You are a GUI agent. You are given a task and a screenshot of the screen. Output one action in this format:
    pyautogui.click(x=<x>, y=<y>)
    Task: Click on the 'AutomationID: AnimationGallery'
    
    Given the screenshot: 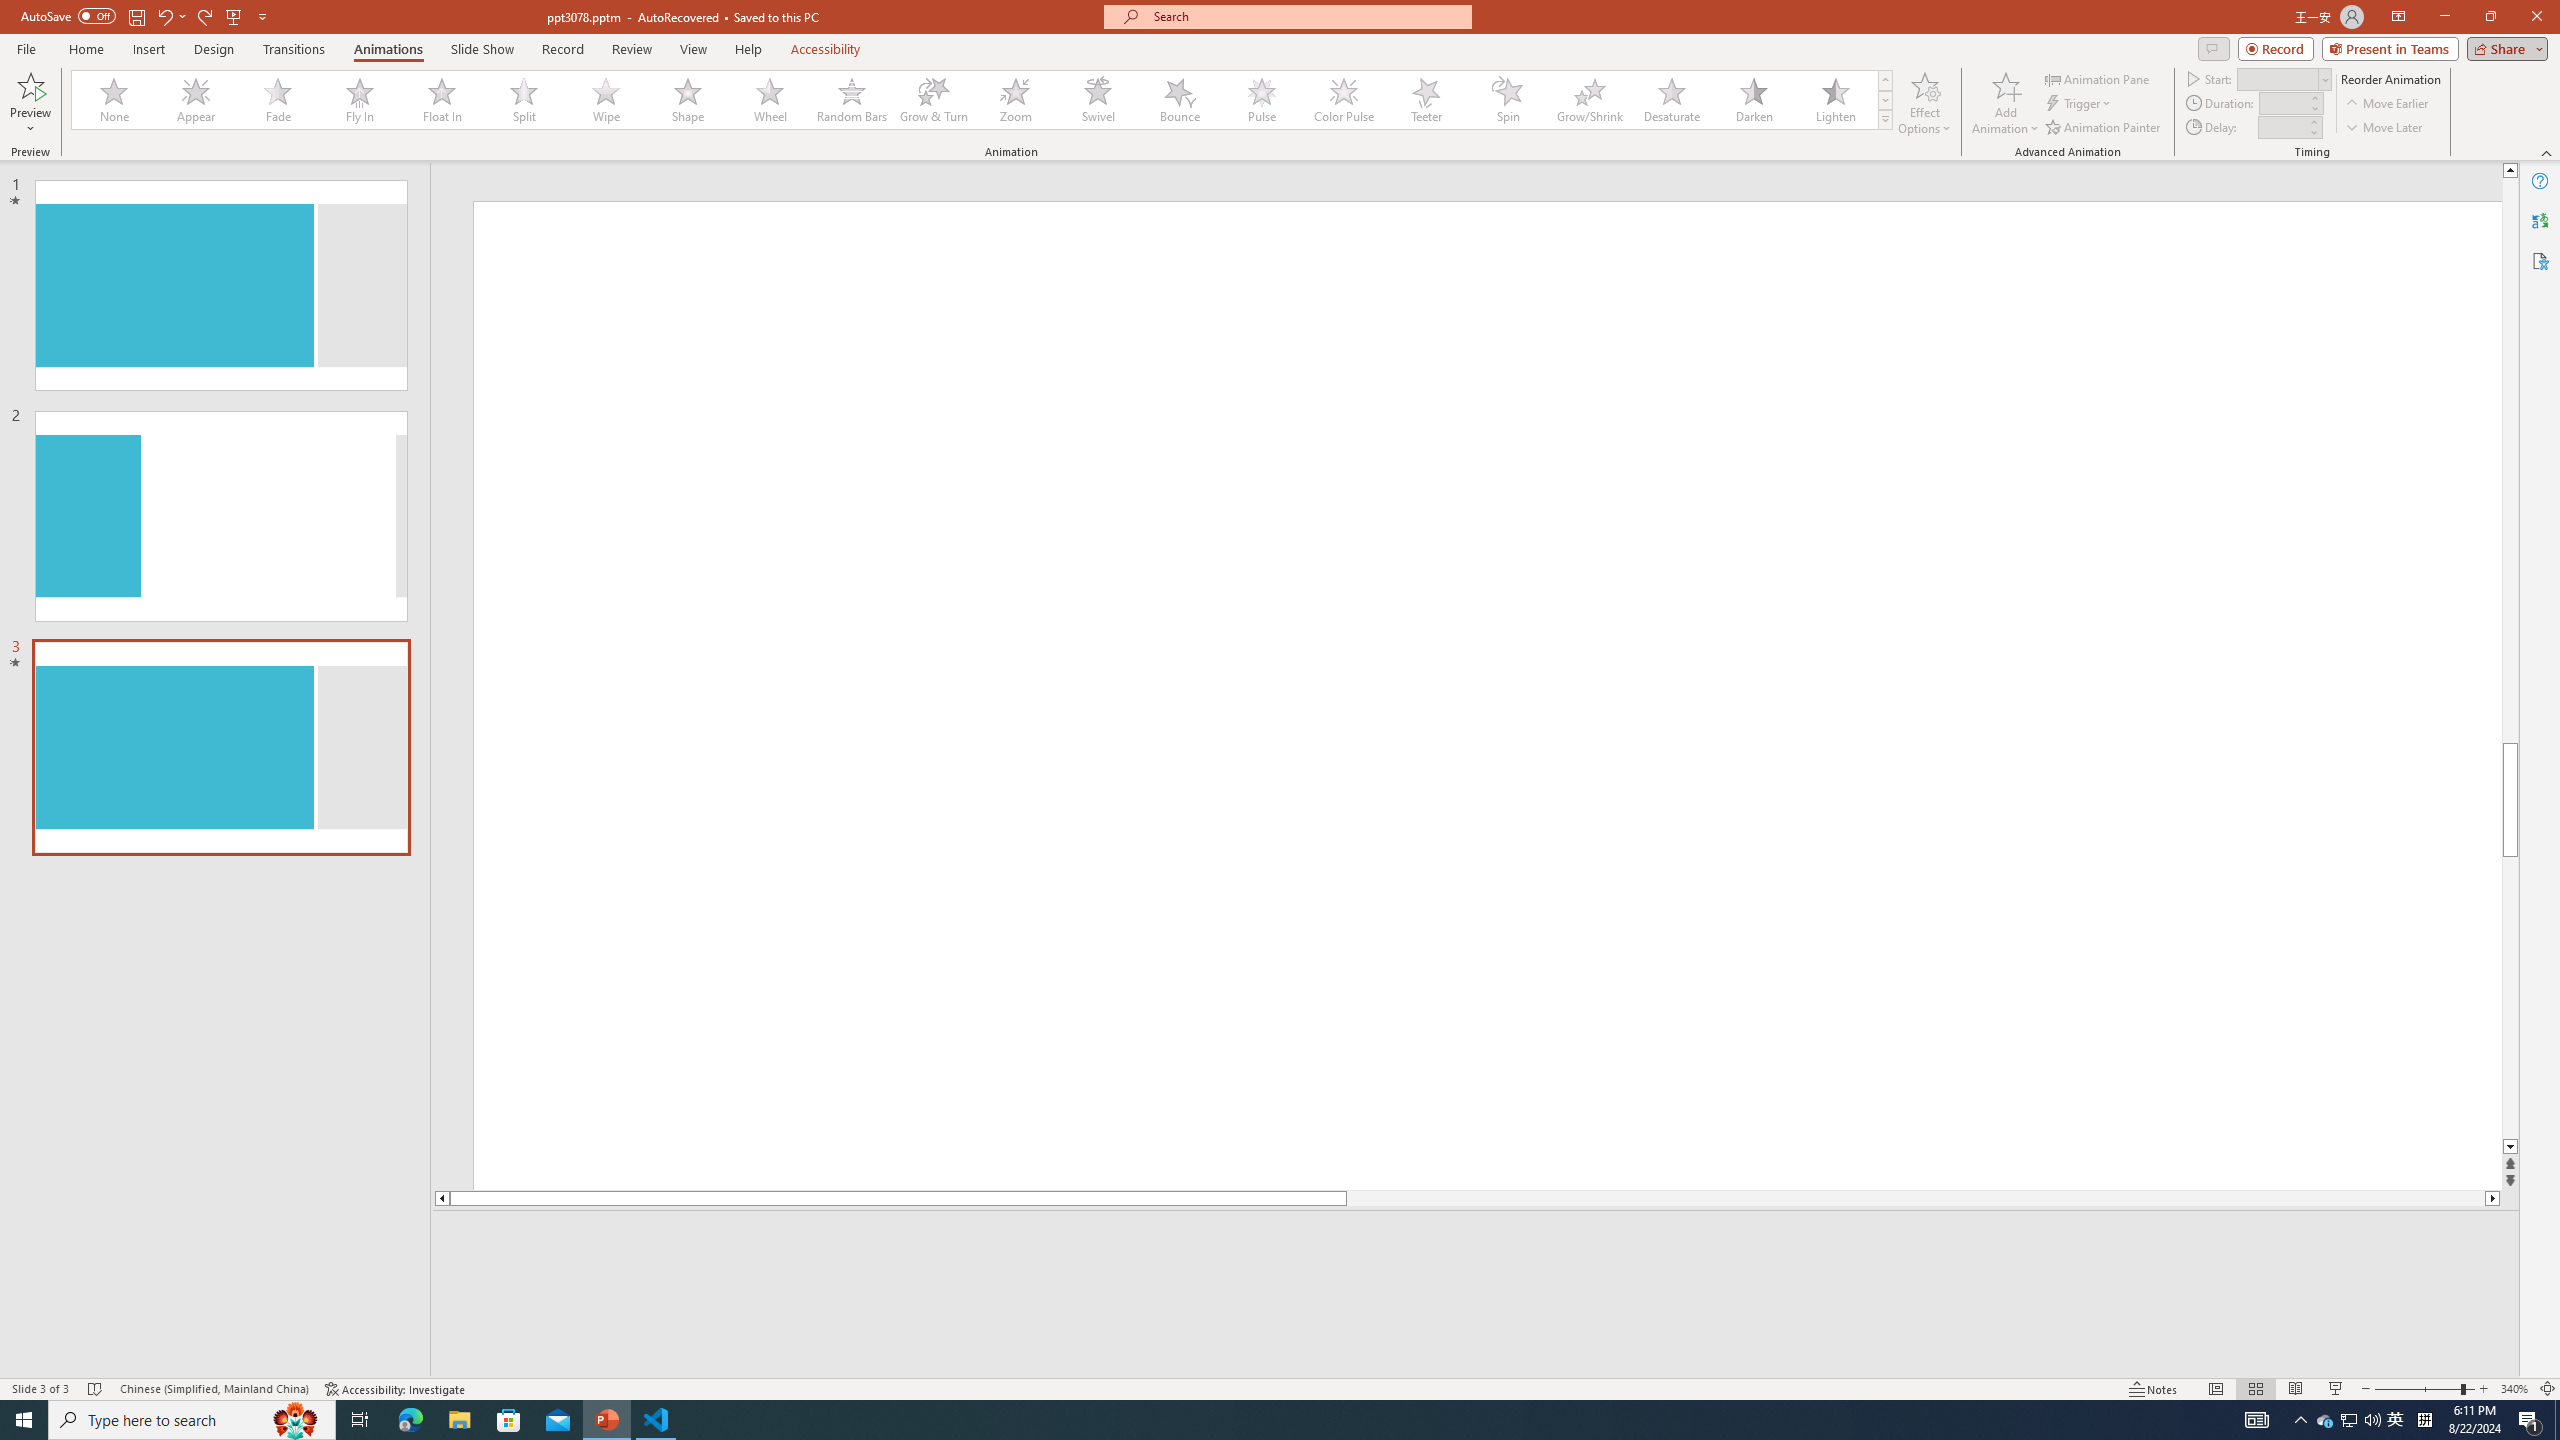 What is the action you would take?
    pyautogui.click(x=982, y=99)
    